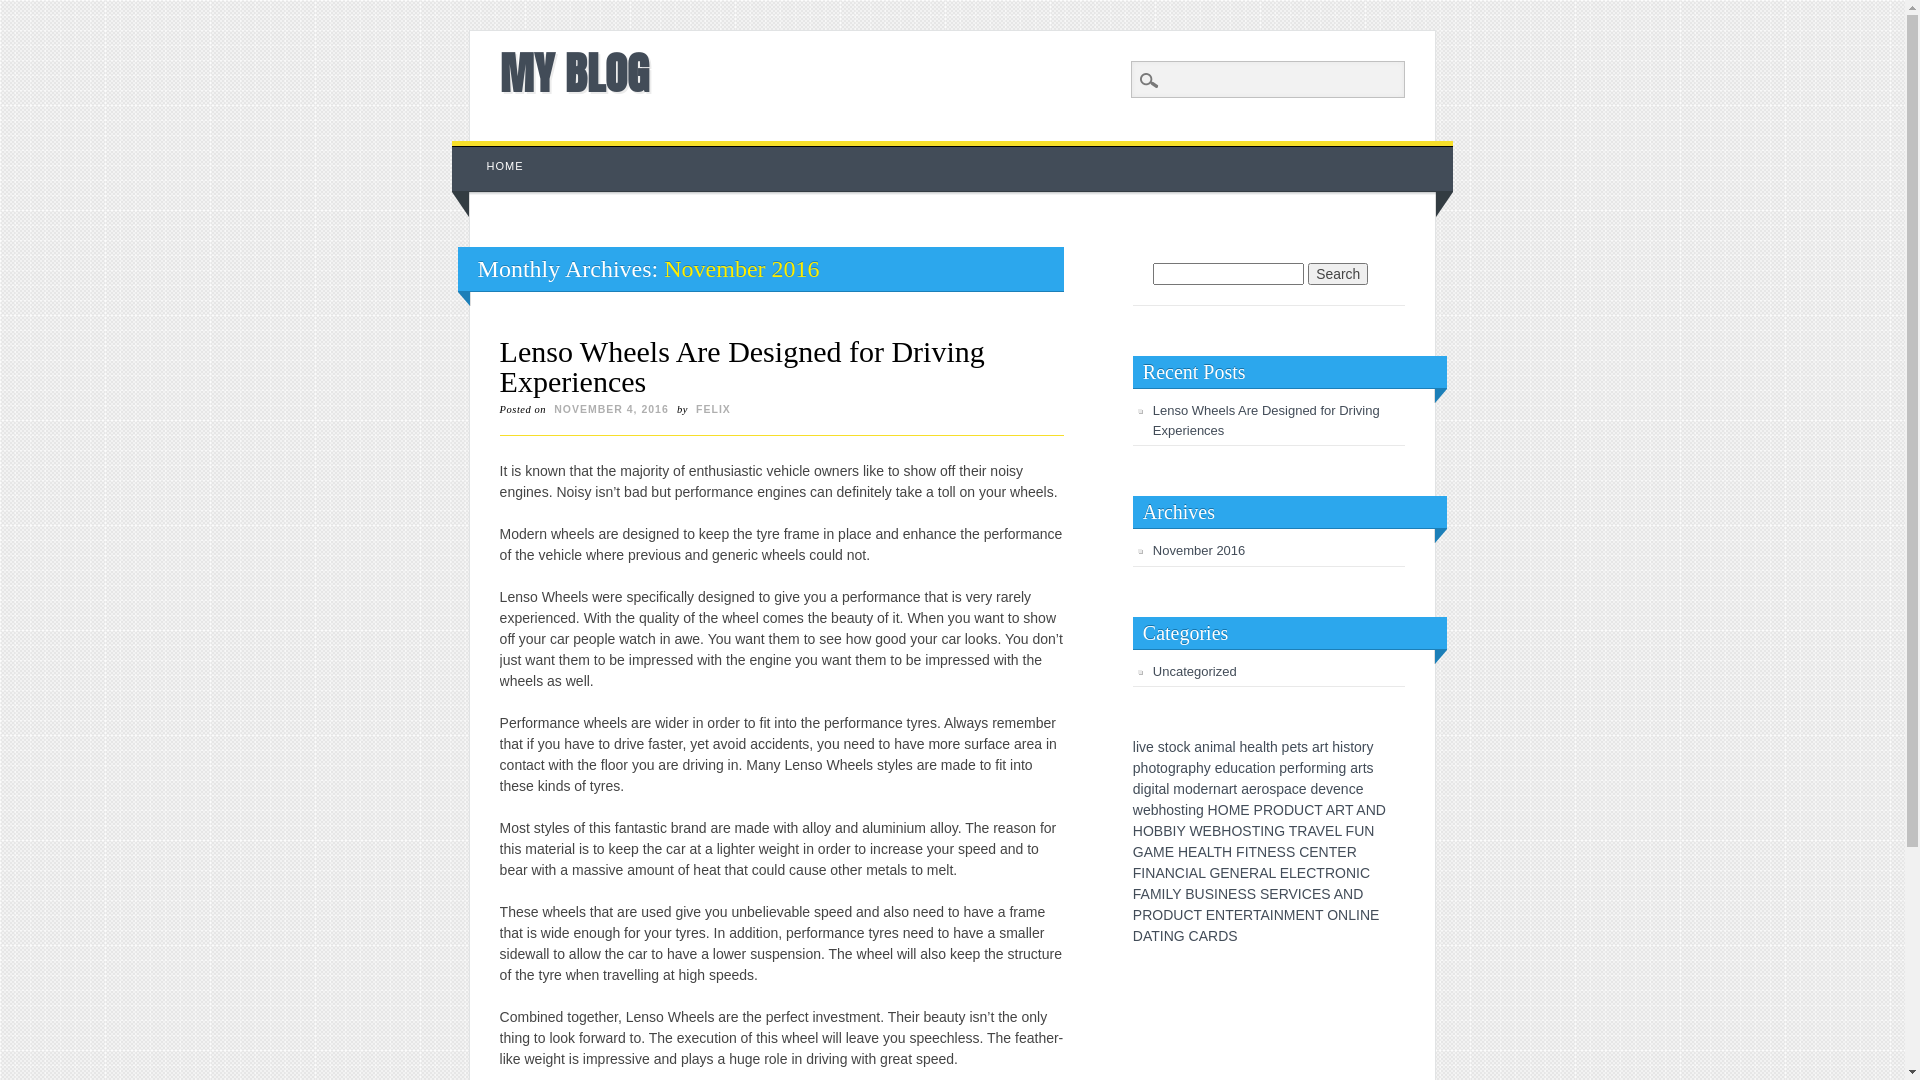 The image size is (1920, 1080). What do you see at coordinates (1333, 852) in the screenshot?
I see `'T'` at bounding box center [1333, 852].